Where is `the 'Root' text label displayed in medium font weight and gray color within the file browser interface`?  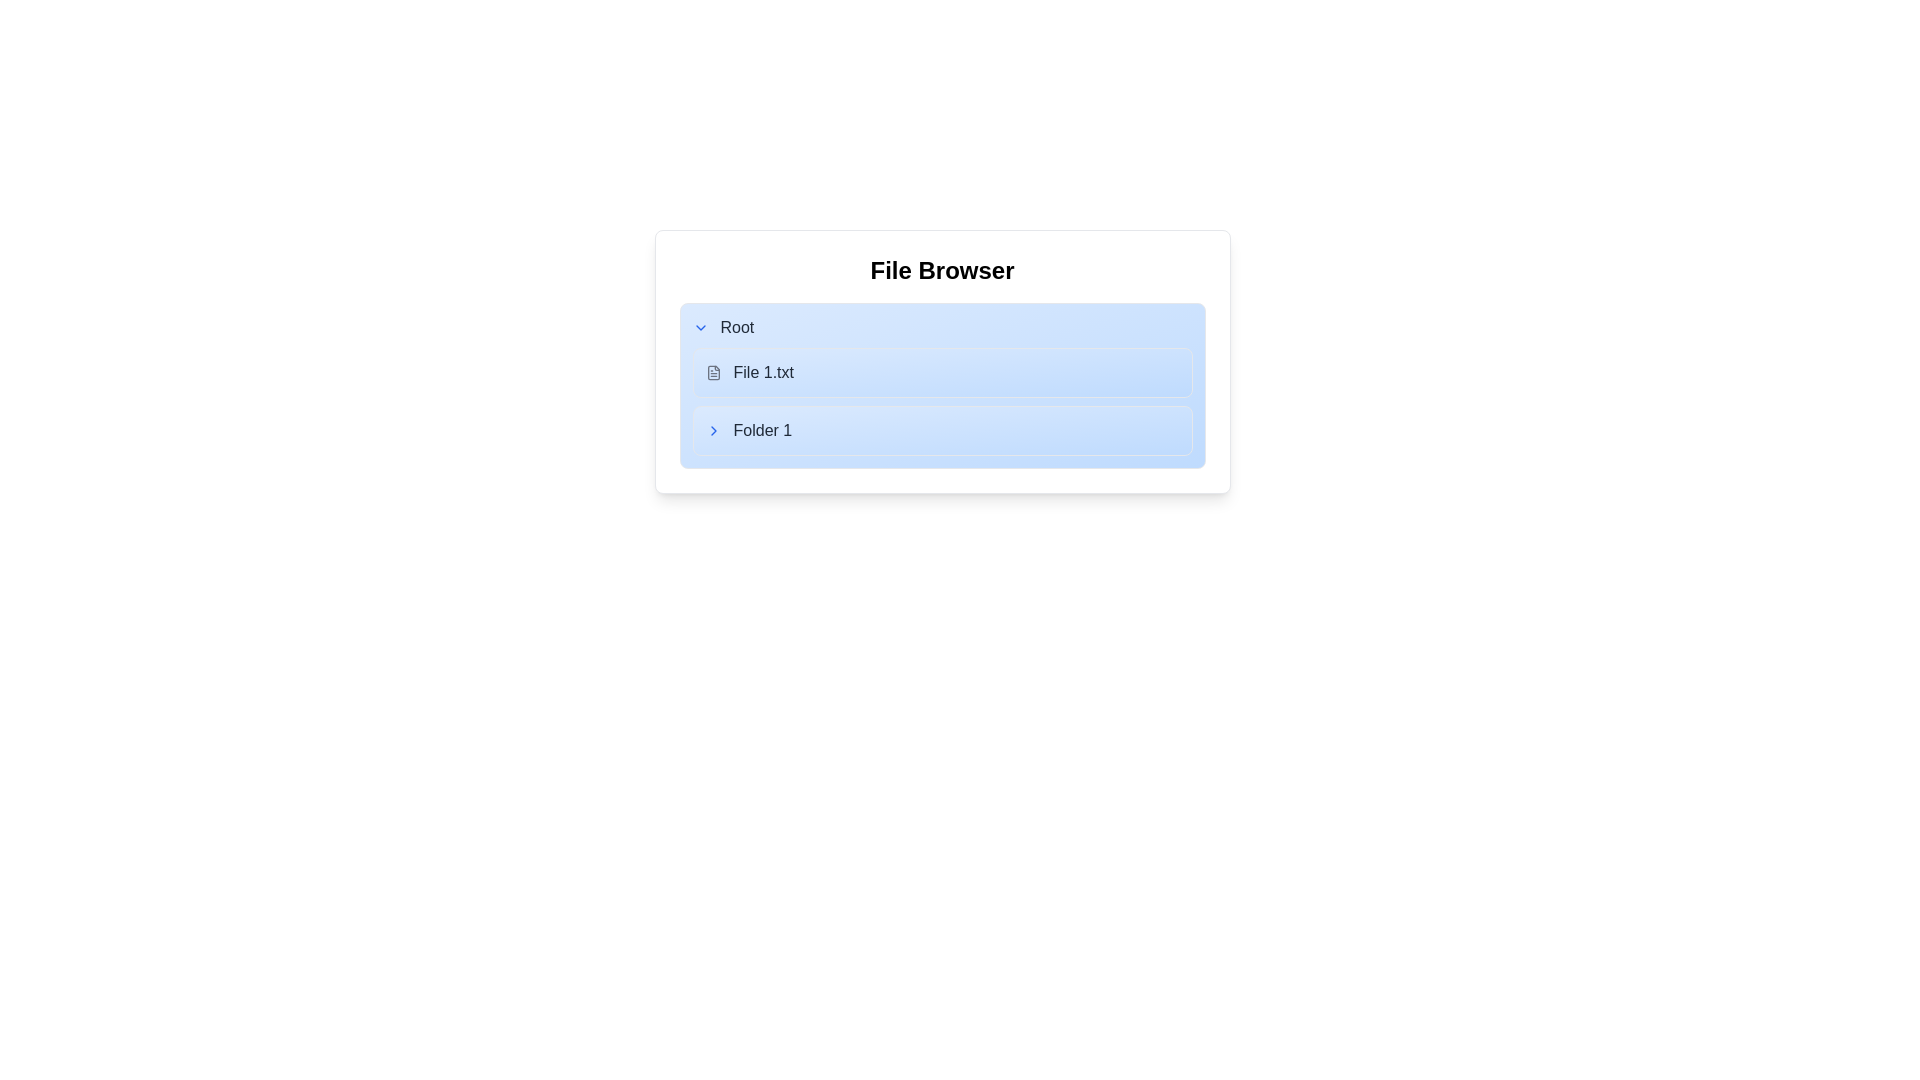 the 'Root' text label displayed in medium font weight and gray color within the file browser interface is located at coordinates (736, 326).